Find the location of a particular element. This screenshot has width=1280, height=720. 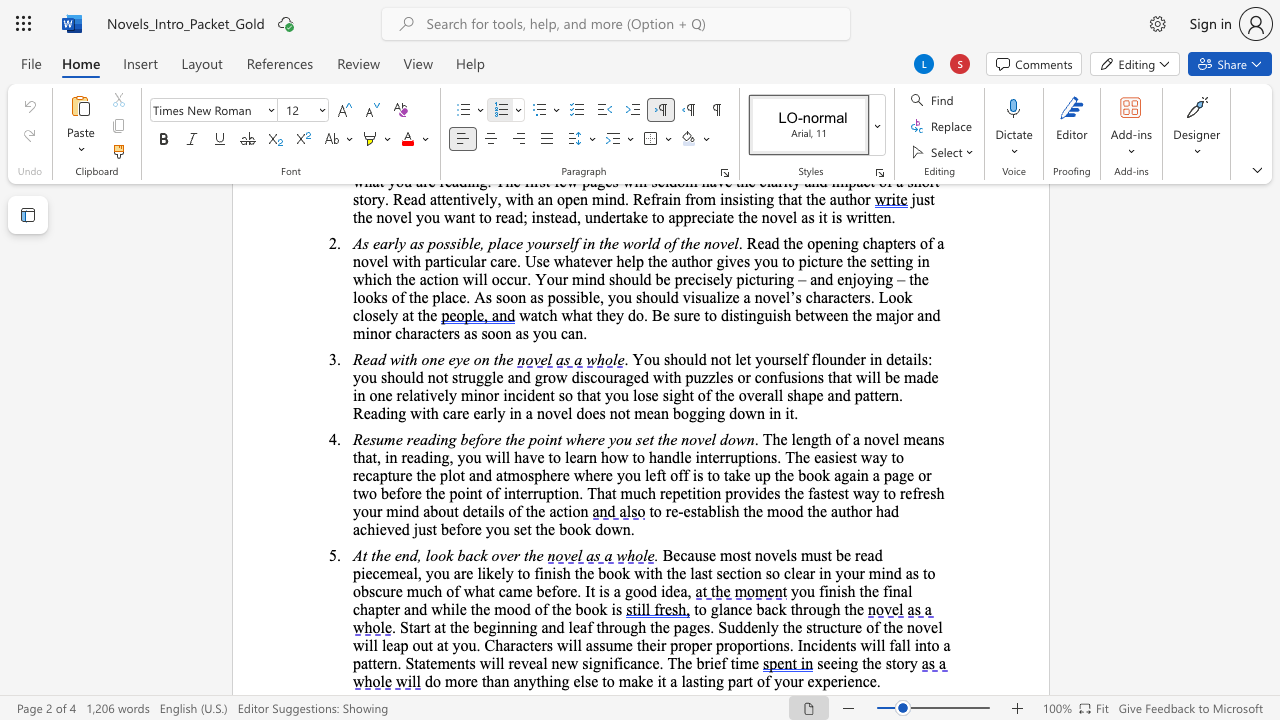

the 1th character "l" in the text is located at coordinates (909, 590).